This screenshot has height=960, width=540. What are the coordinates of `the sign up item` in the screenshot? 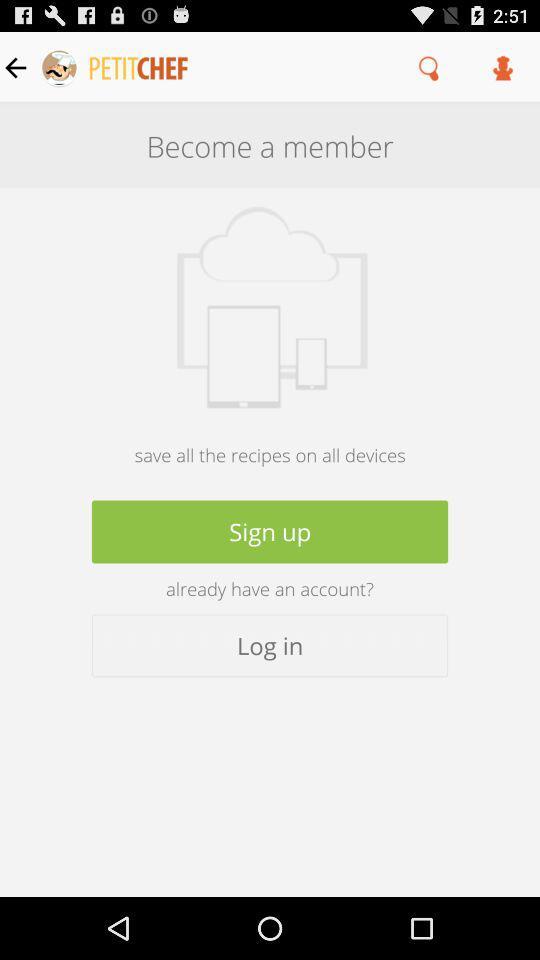 It's located at (270, 530).